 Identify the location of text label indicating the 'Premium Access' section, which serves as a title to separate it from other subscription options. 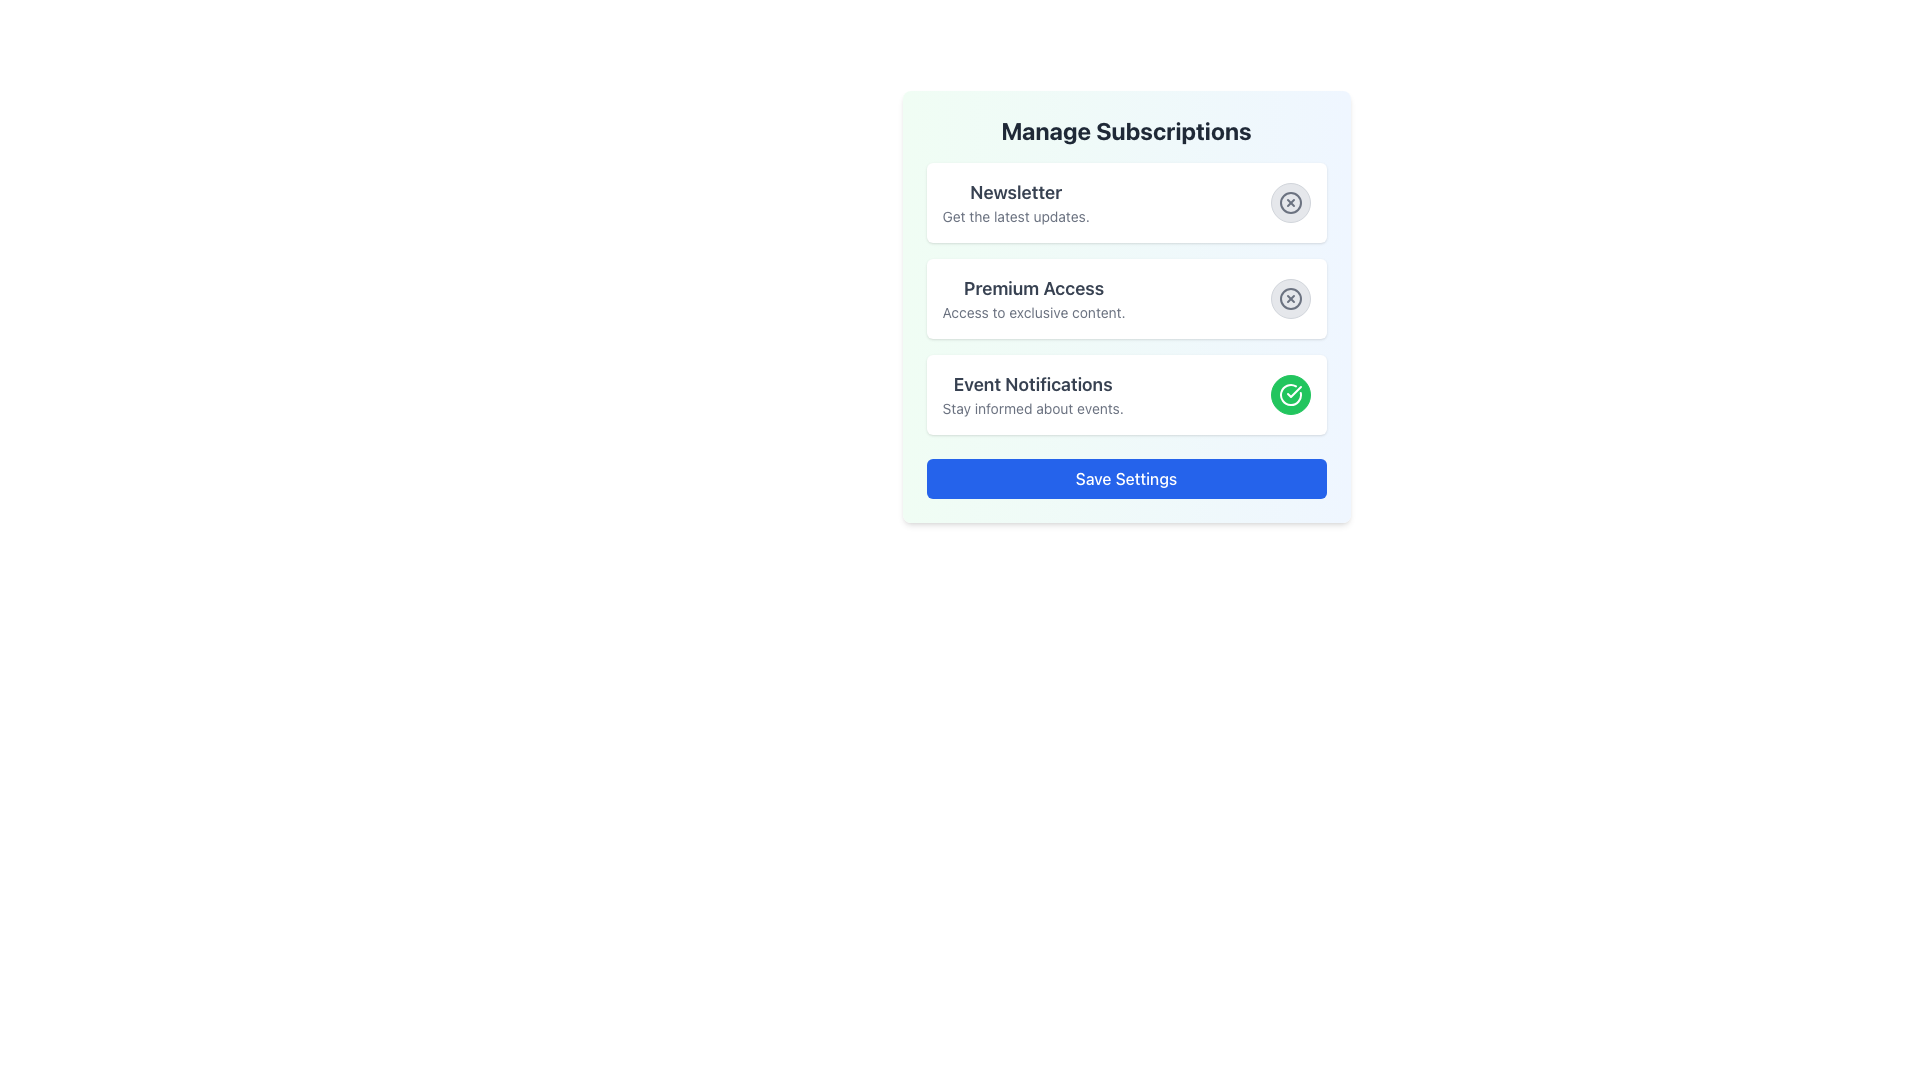
(1034, 289).